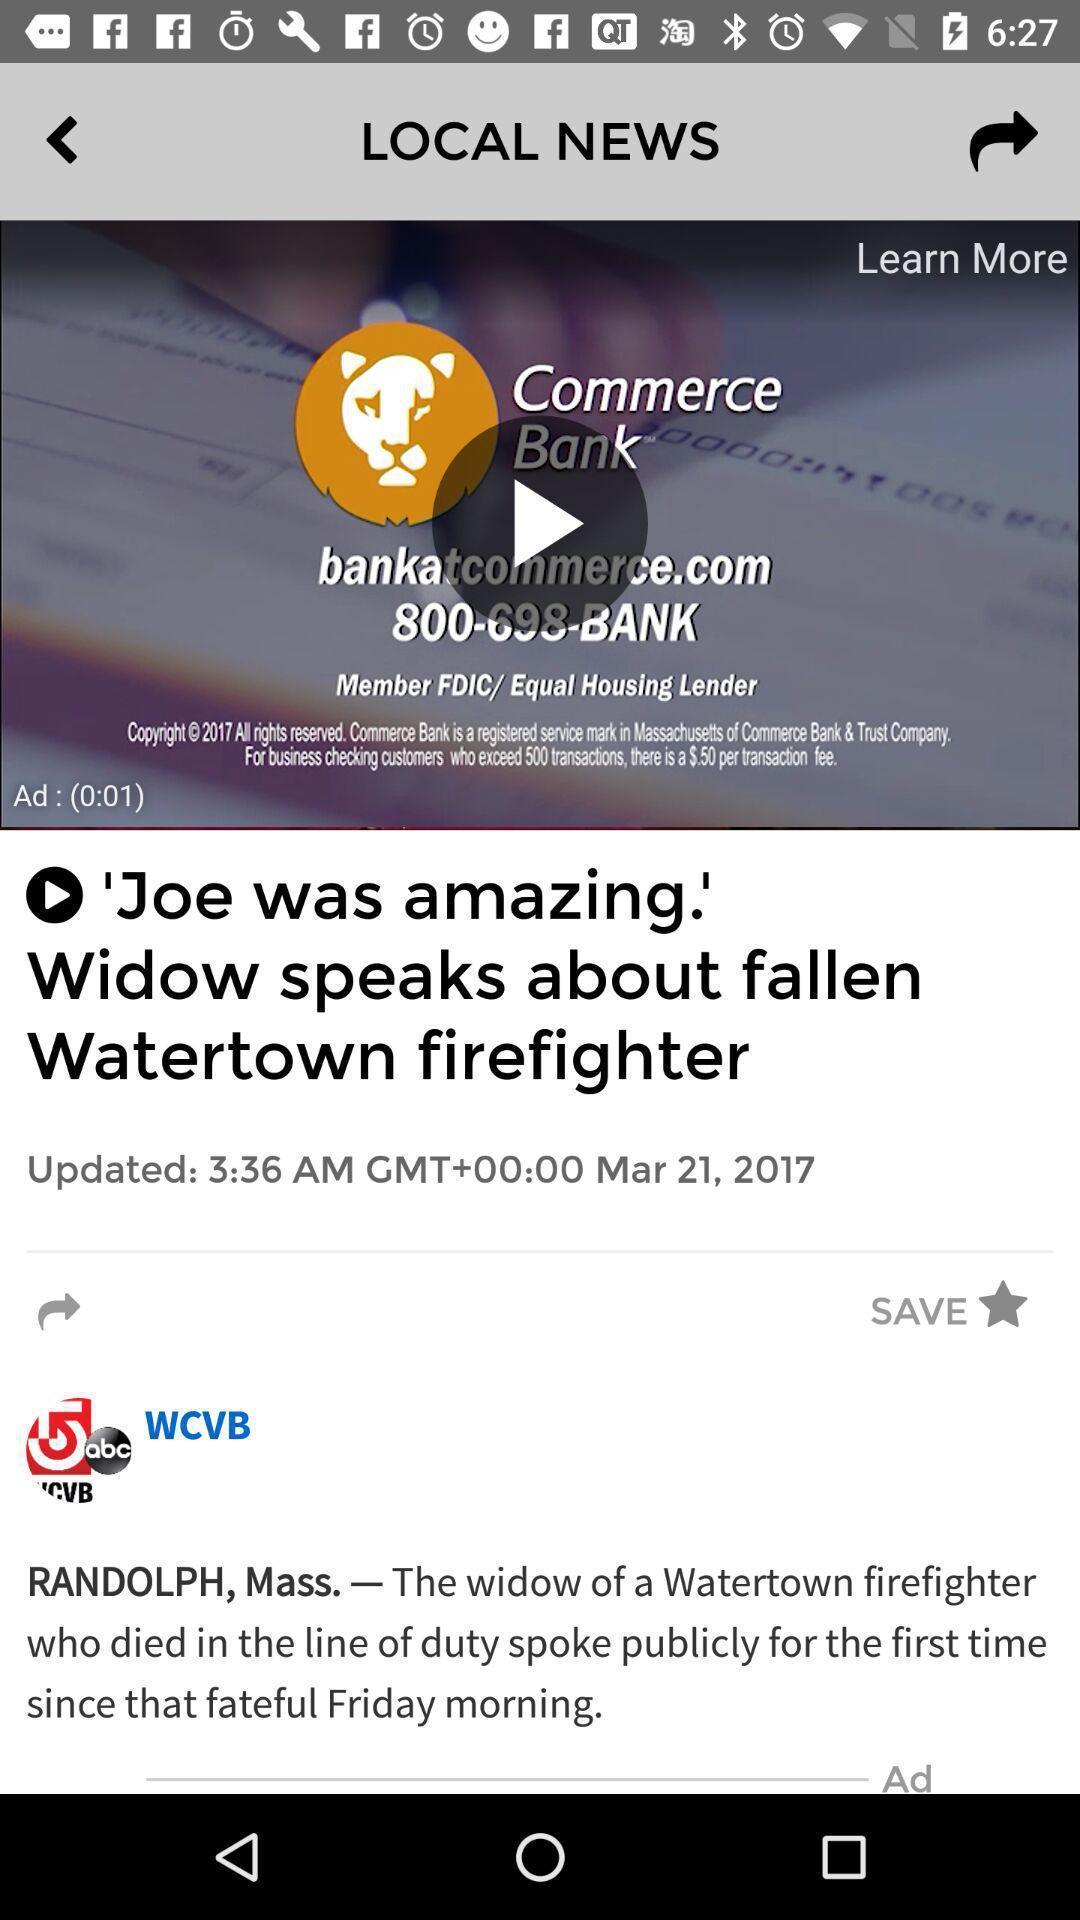  I want to click on to play the ad/file, so click(540, 523).